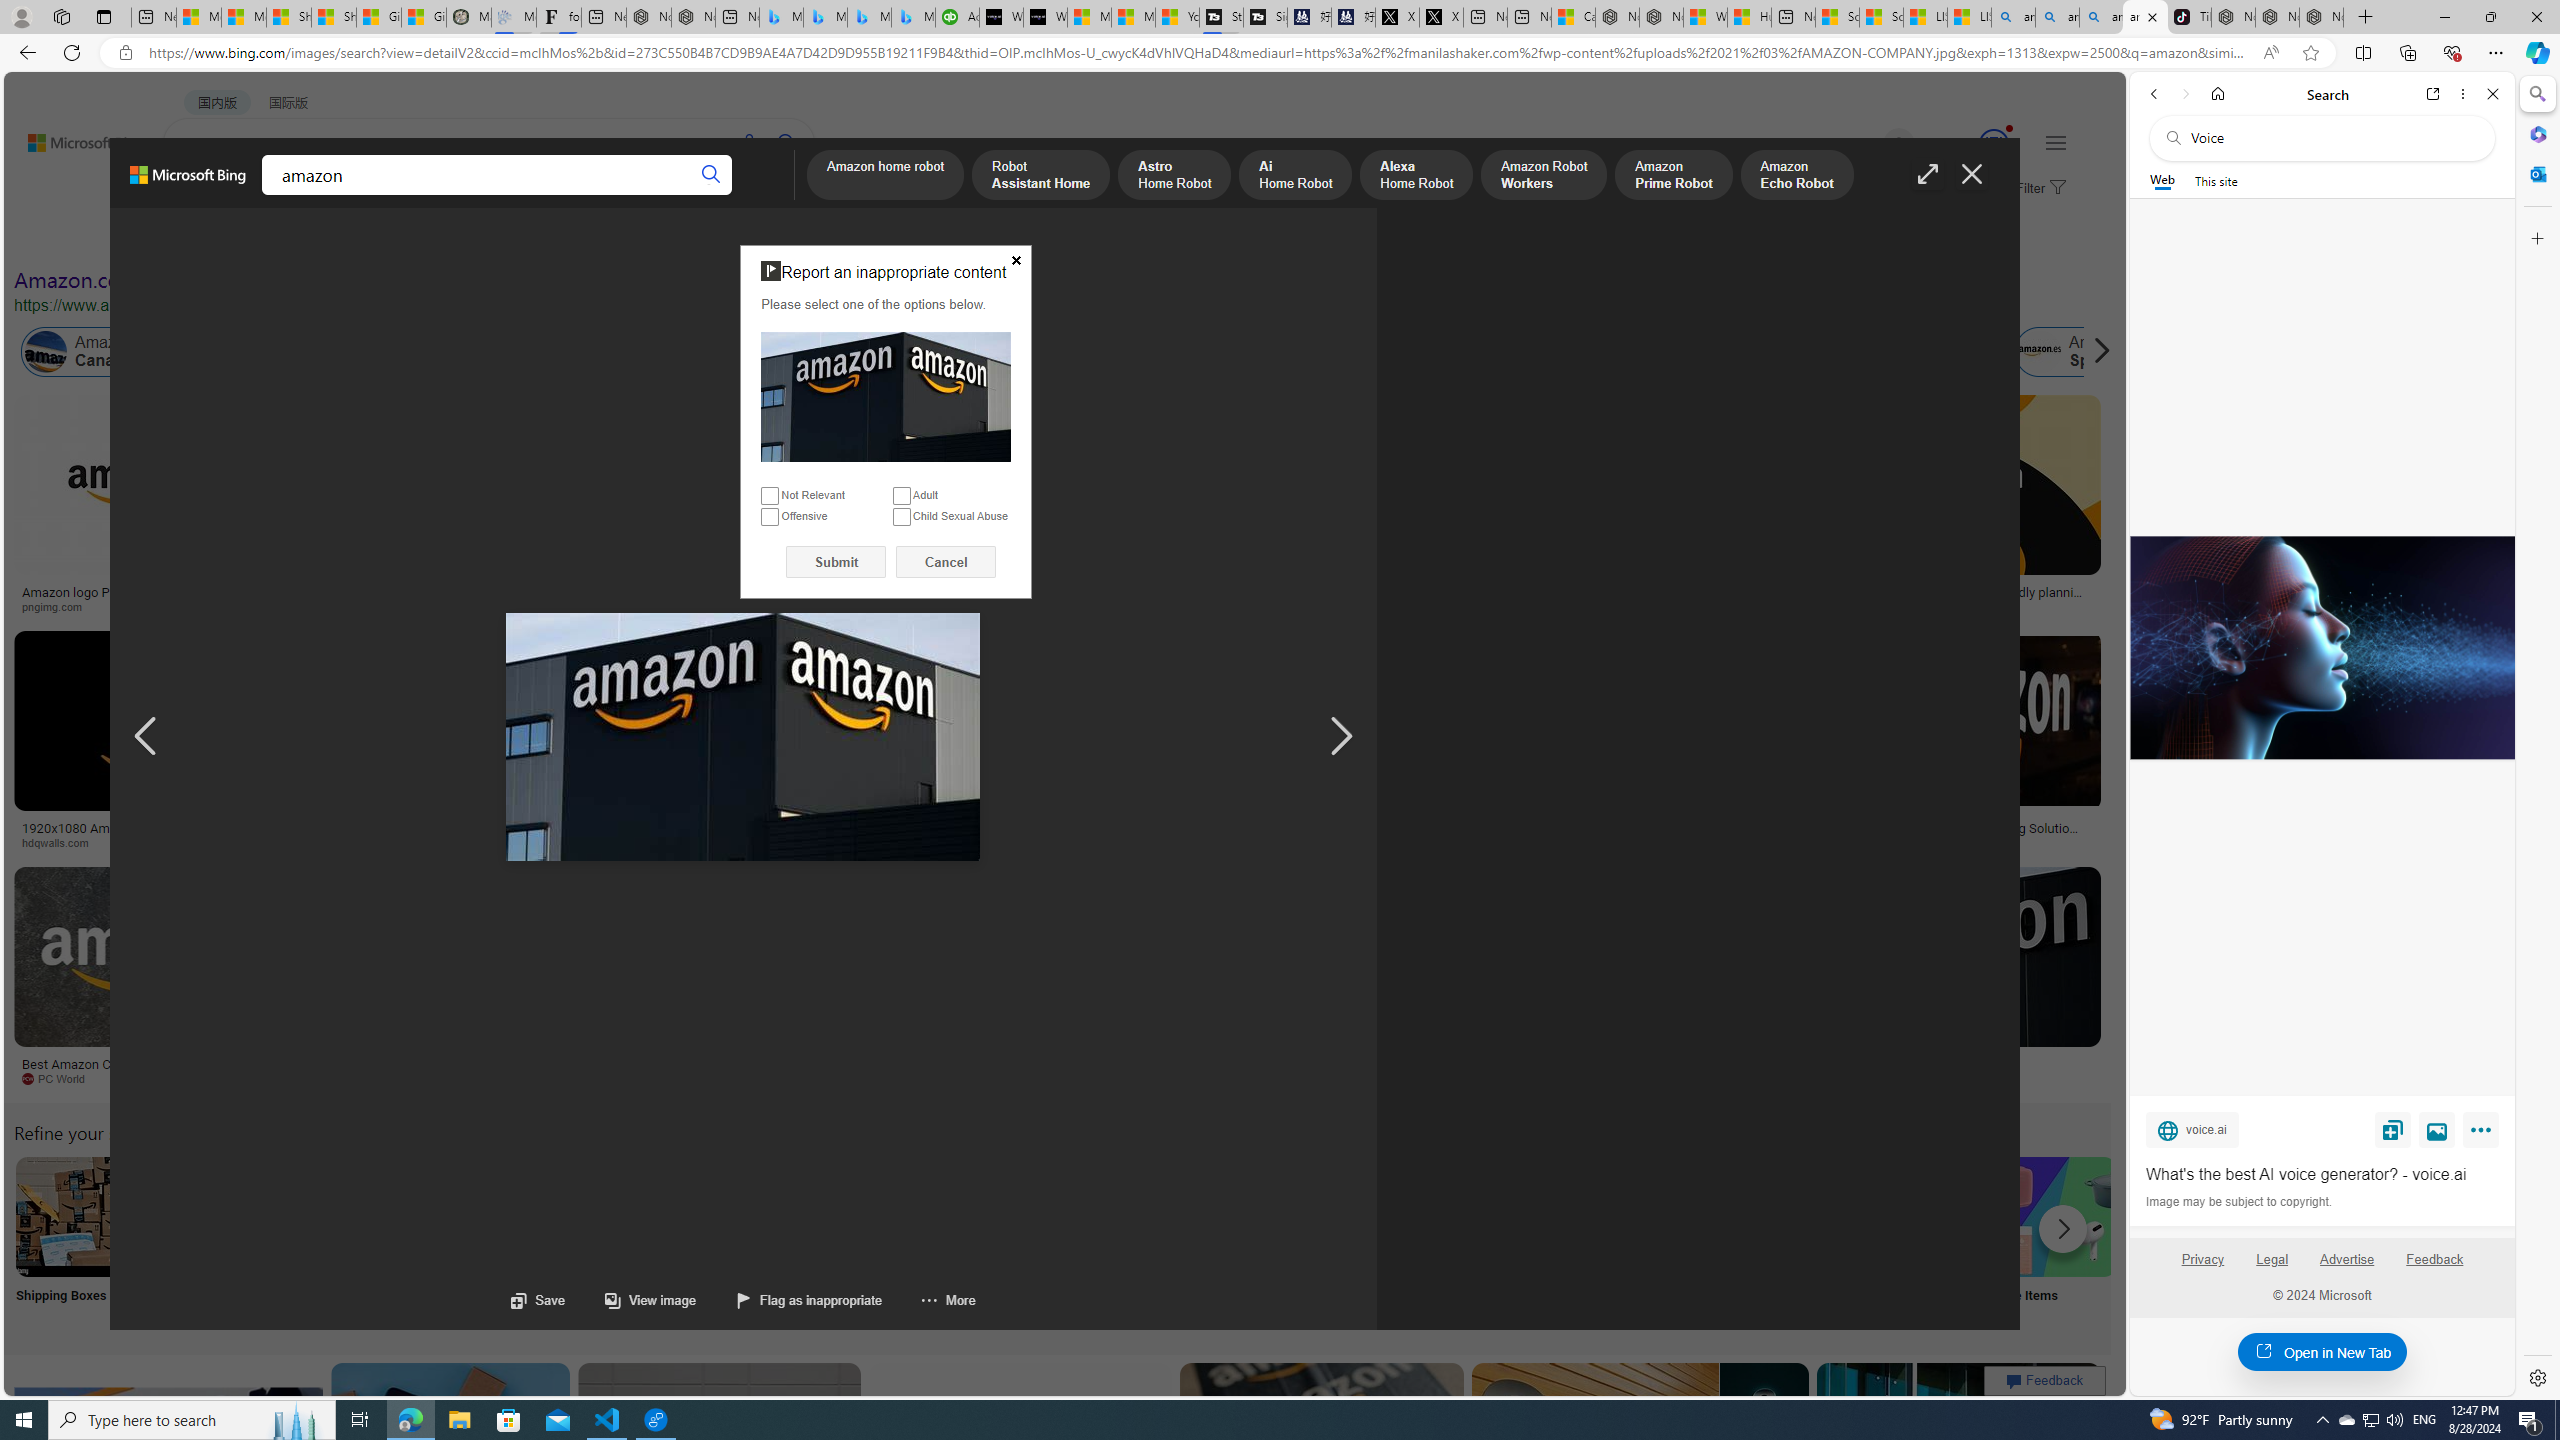 The height and width of the screenshot is (1440, 2560). Describe the element at coordinates (1660, 16) in the screenshot. I see `'Nordace - Summer Adventures 2024'` at that location.